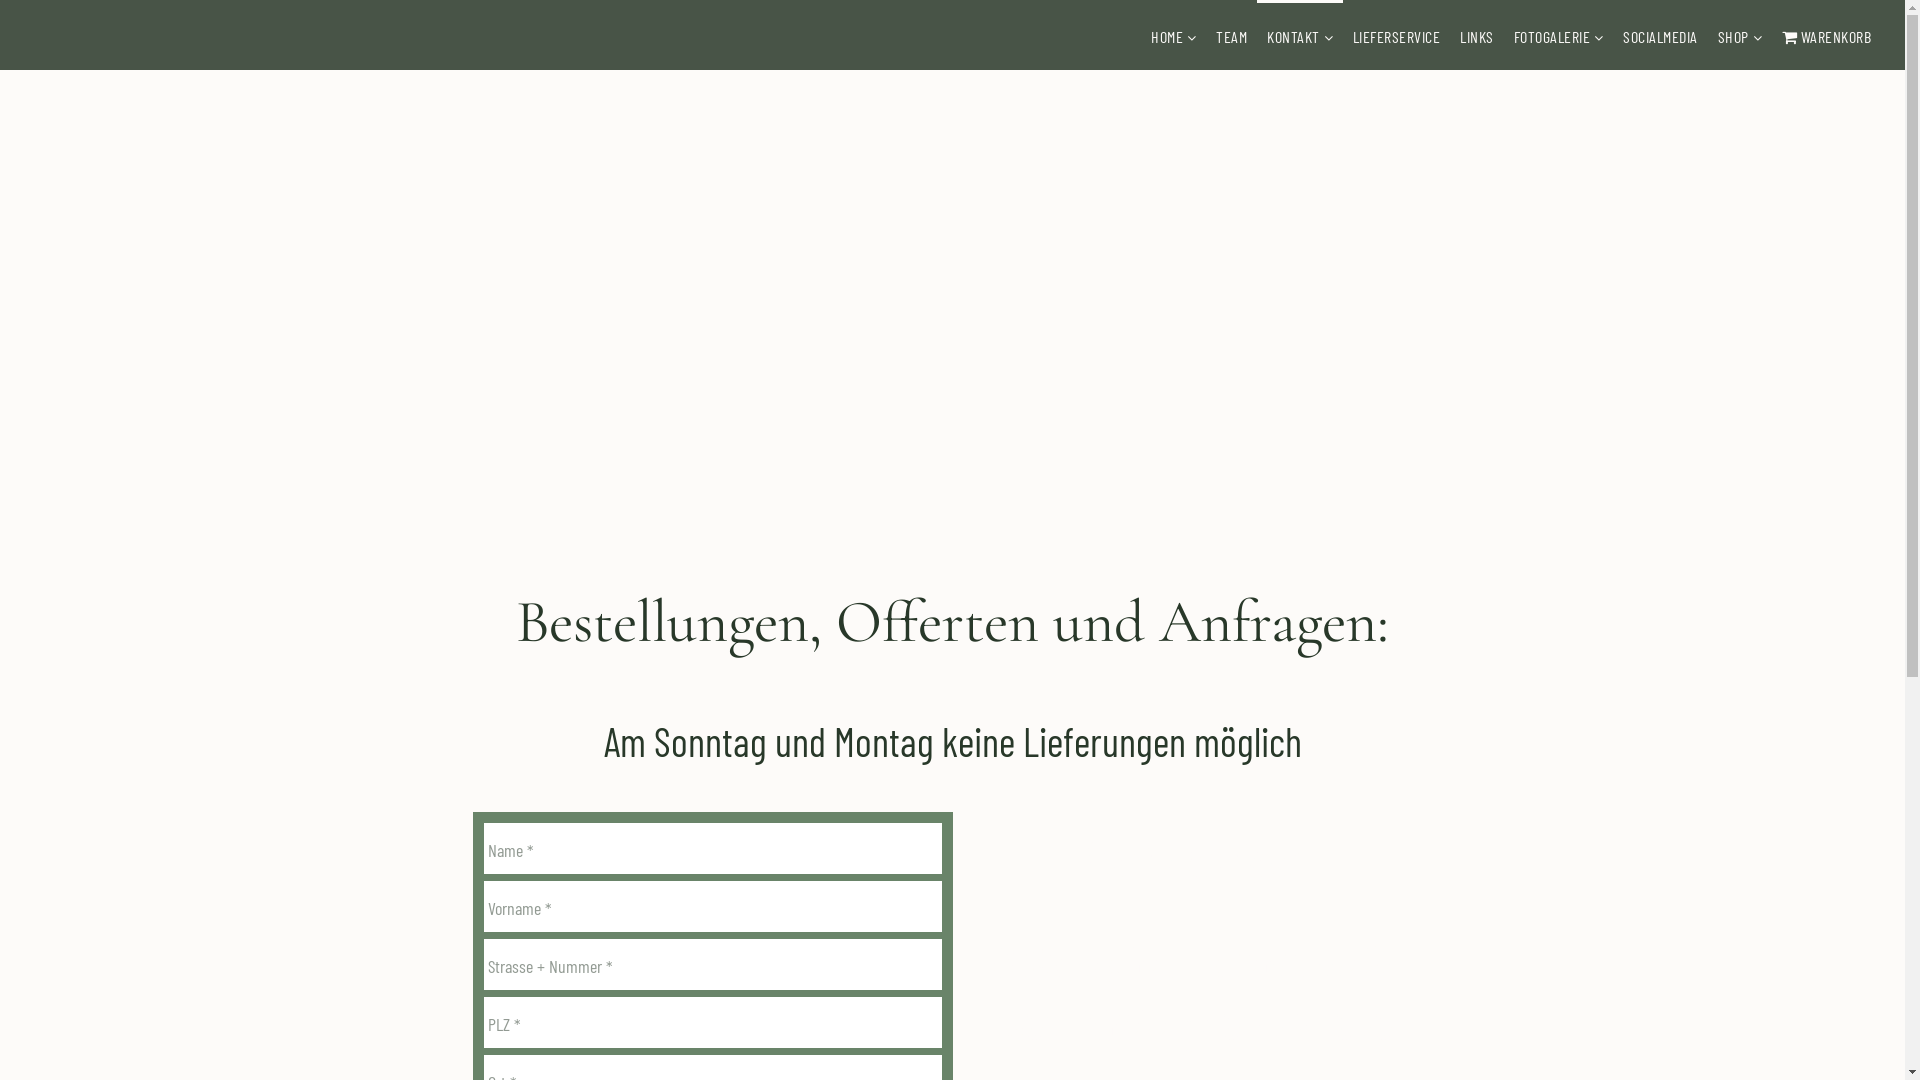 This screenshot has height=1080, width=1920. I want to click on 'HOME', so click(1166, 36).